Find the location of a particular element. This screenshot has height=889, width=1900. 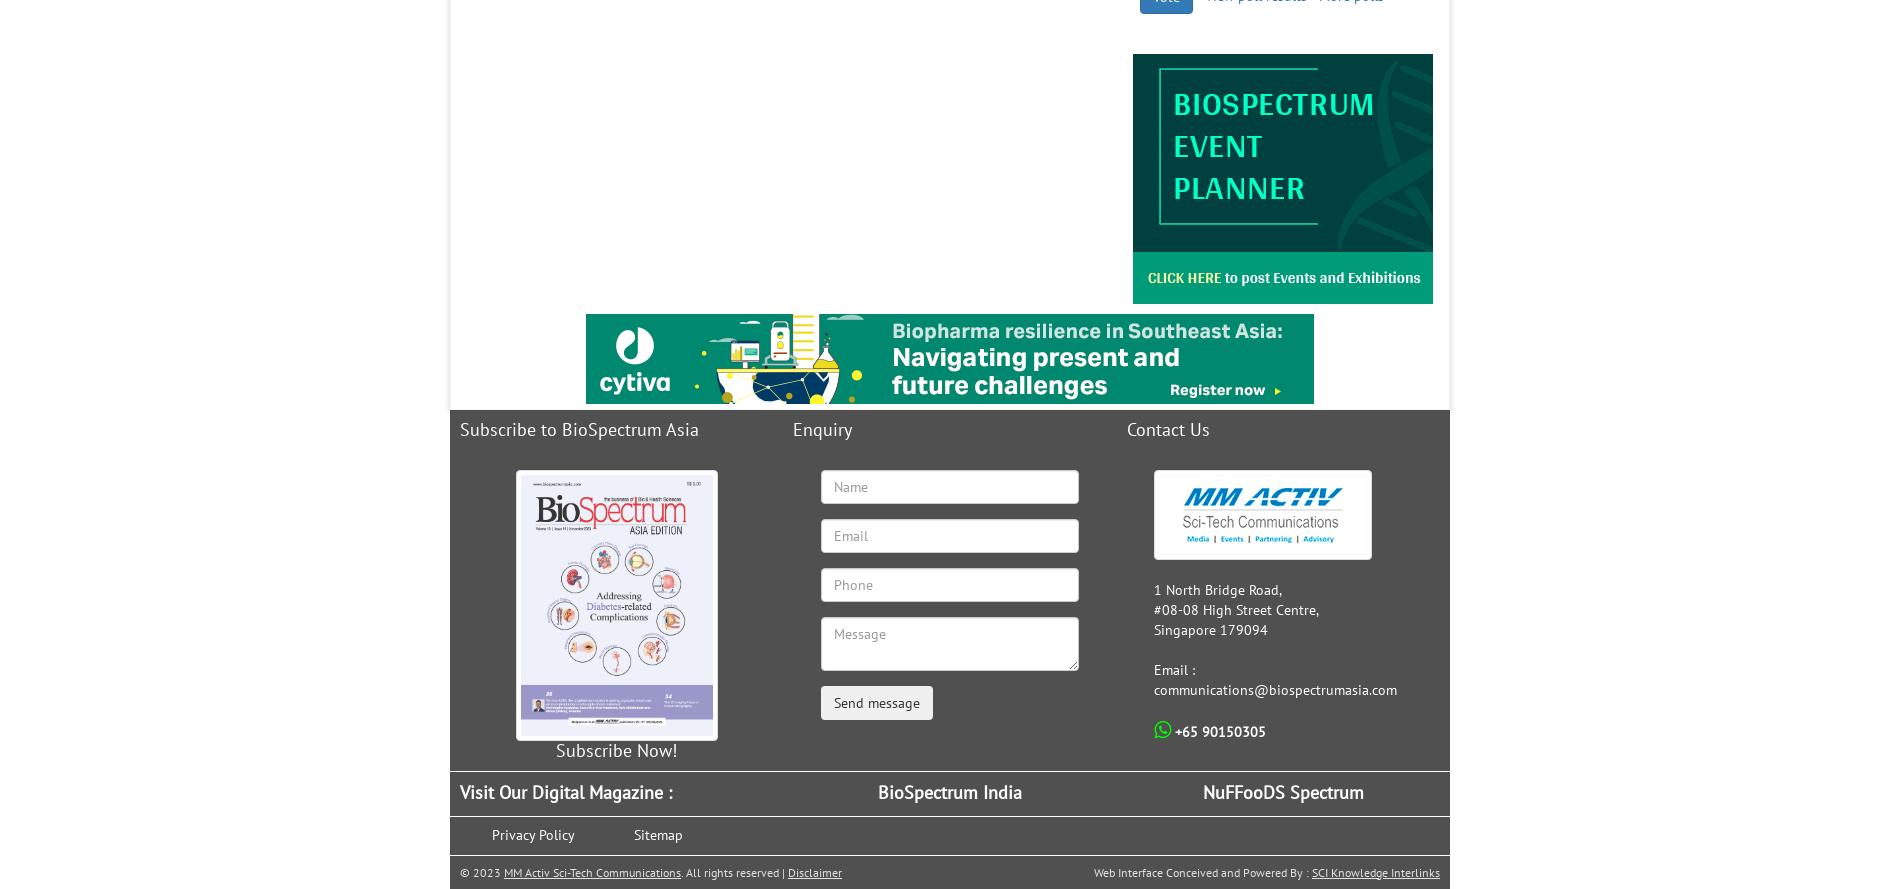

'. All rights reserved |' is located at coordinates (680, 870).